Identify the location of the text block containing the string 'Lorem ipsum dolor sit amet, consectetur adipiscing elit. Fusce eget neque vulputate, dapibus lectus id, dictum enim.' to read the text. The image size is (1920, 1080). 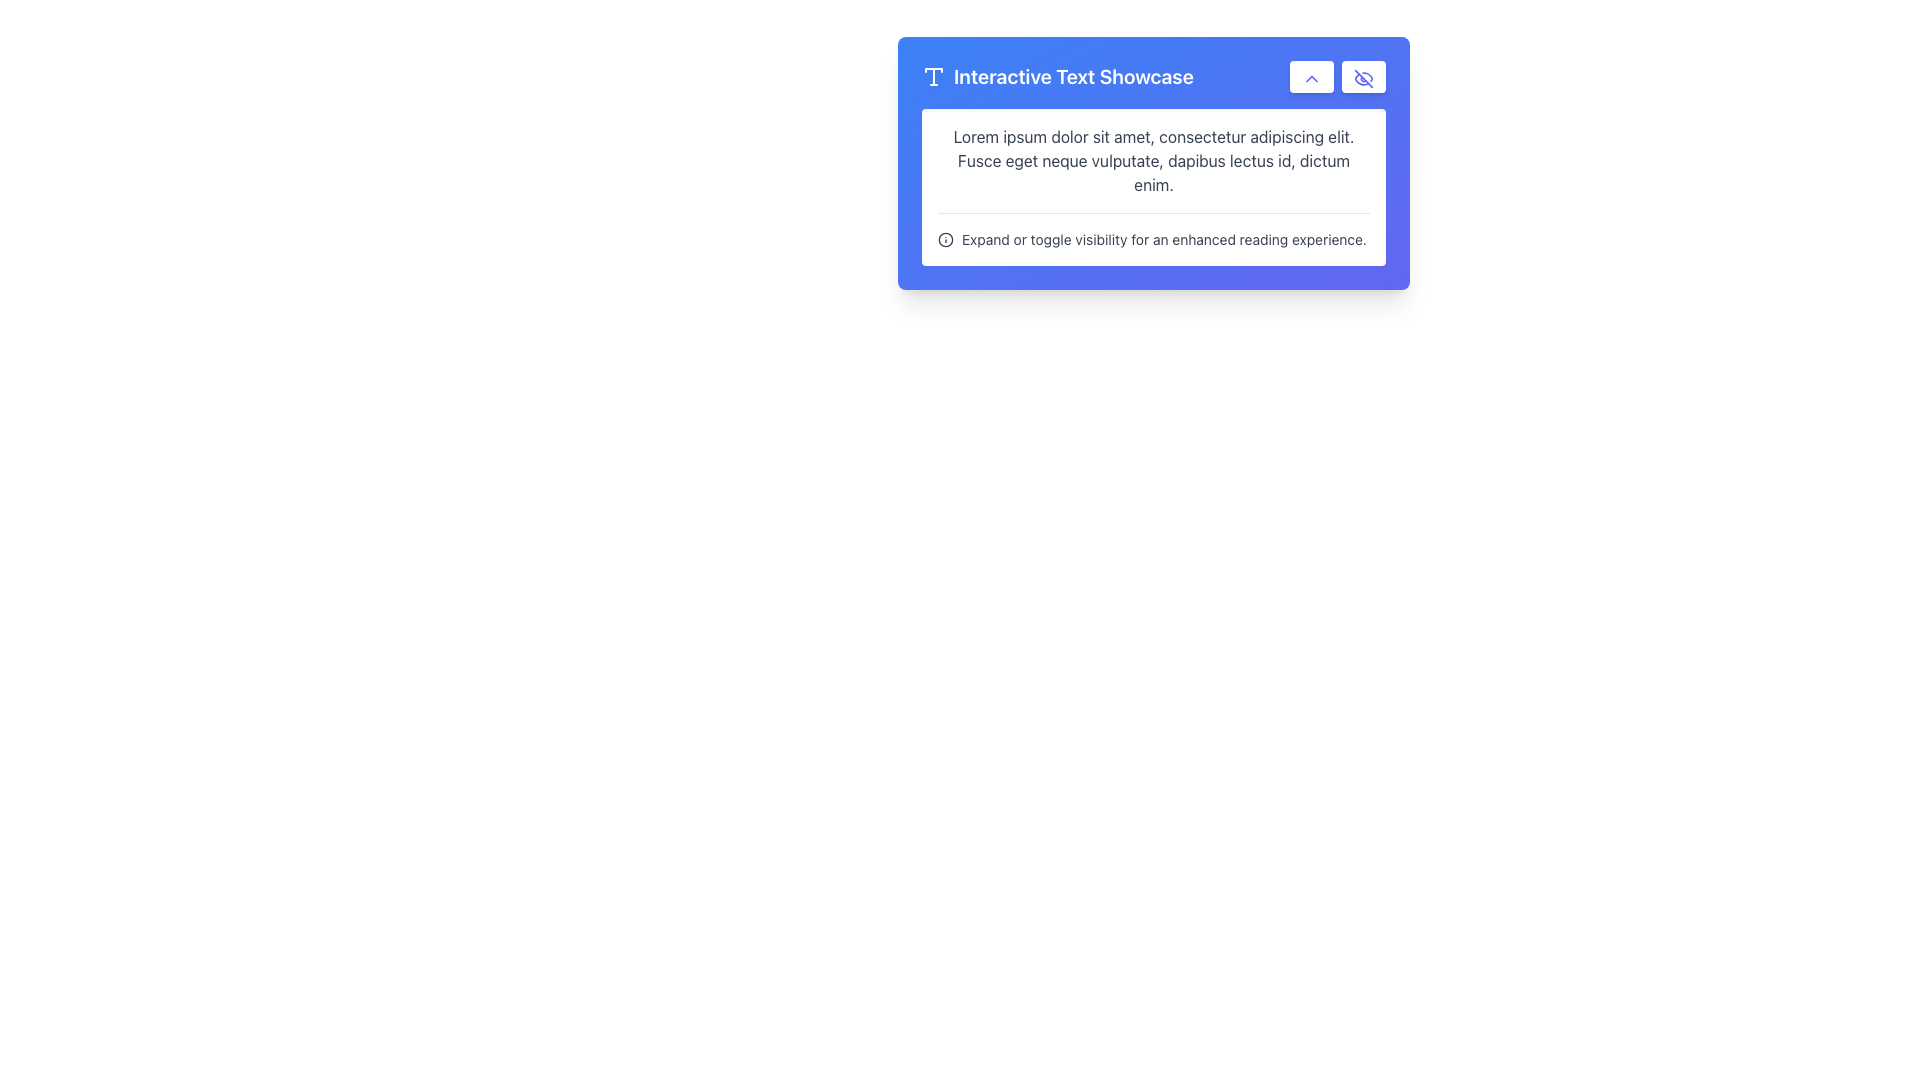
(1153, 160).